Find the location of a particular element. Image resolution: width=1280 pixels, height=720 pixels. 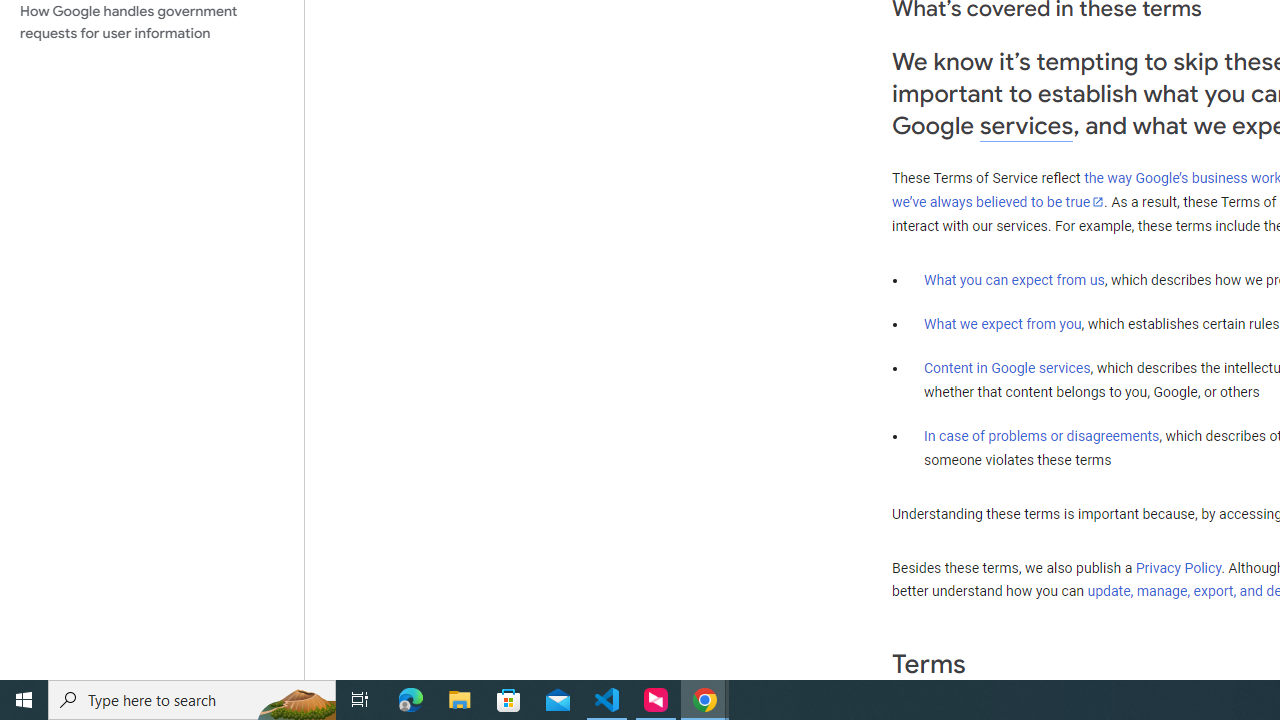

'What we expect from you' is located at coordinates (1002, 323).